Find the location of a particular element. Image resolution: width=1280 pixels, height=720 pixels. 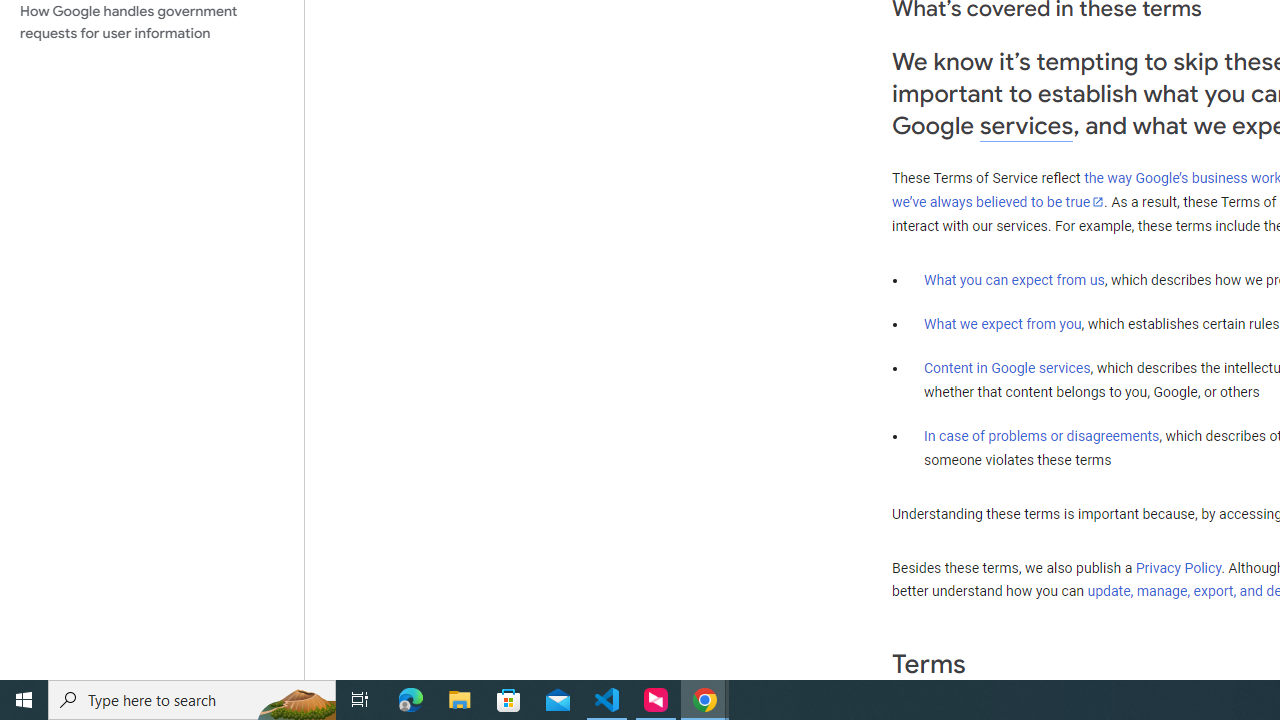

'What we expect from you' is located at coordinates (1002, 323).